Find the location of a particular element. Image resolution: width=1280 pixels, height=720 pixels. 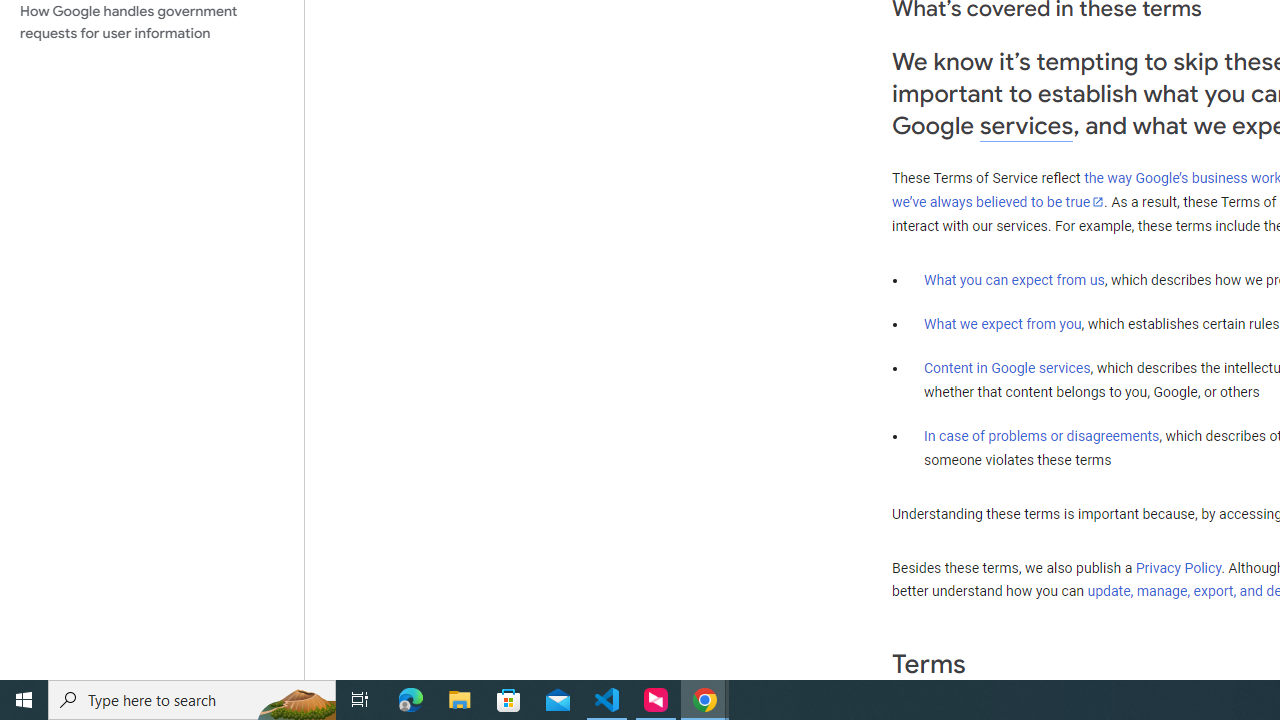

'What we expect from you' is located at coordinates (1002, 323).